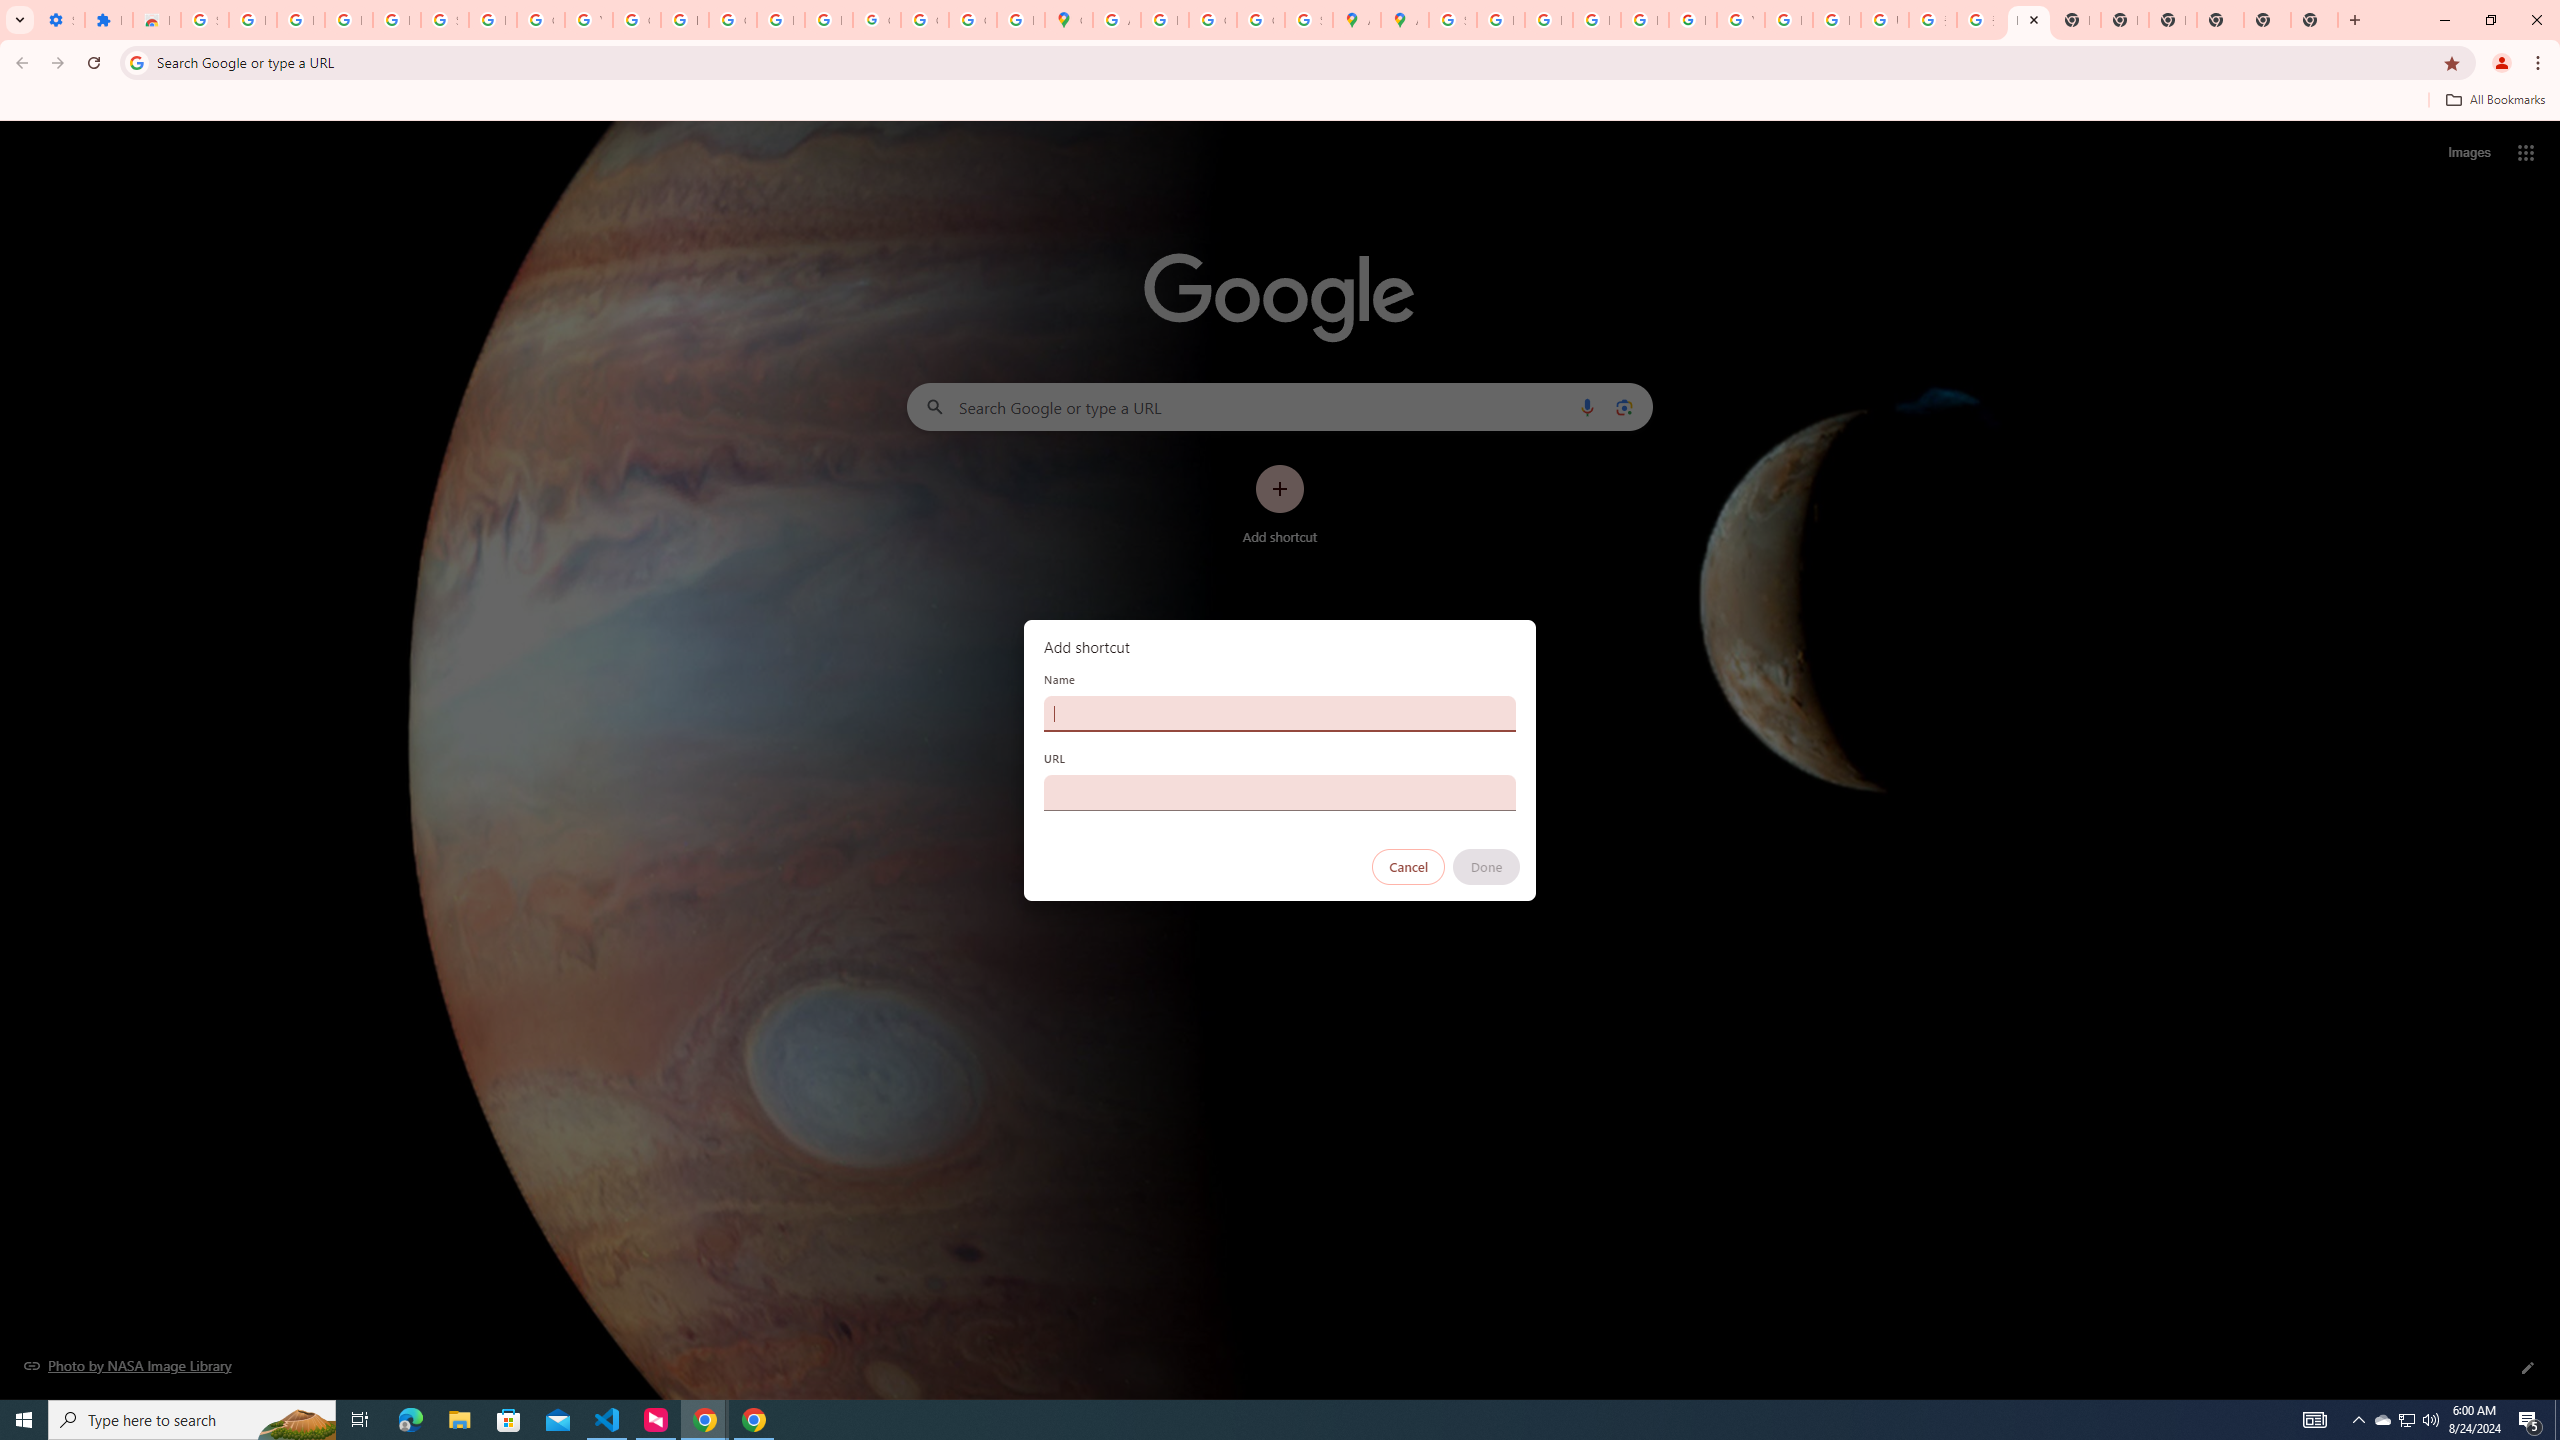 The image size is (2560, 1440). What do you see at coordinates (299, 19) in the screenshot?
I see `'Delete photos & videos - Computer - Google Photos Help'` at bounding box center [299, 19].